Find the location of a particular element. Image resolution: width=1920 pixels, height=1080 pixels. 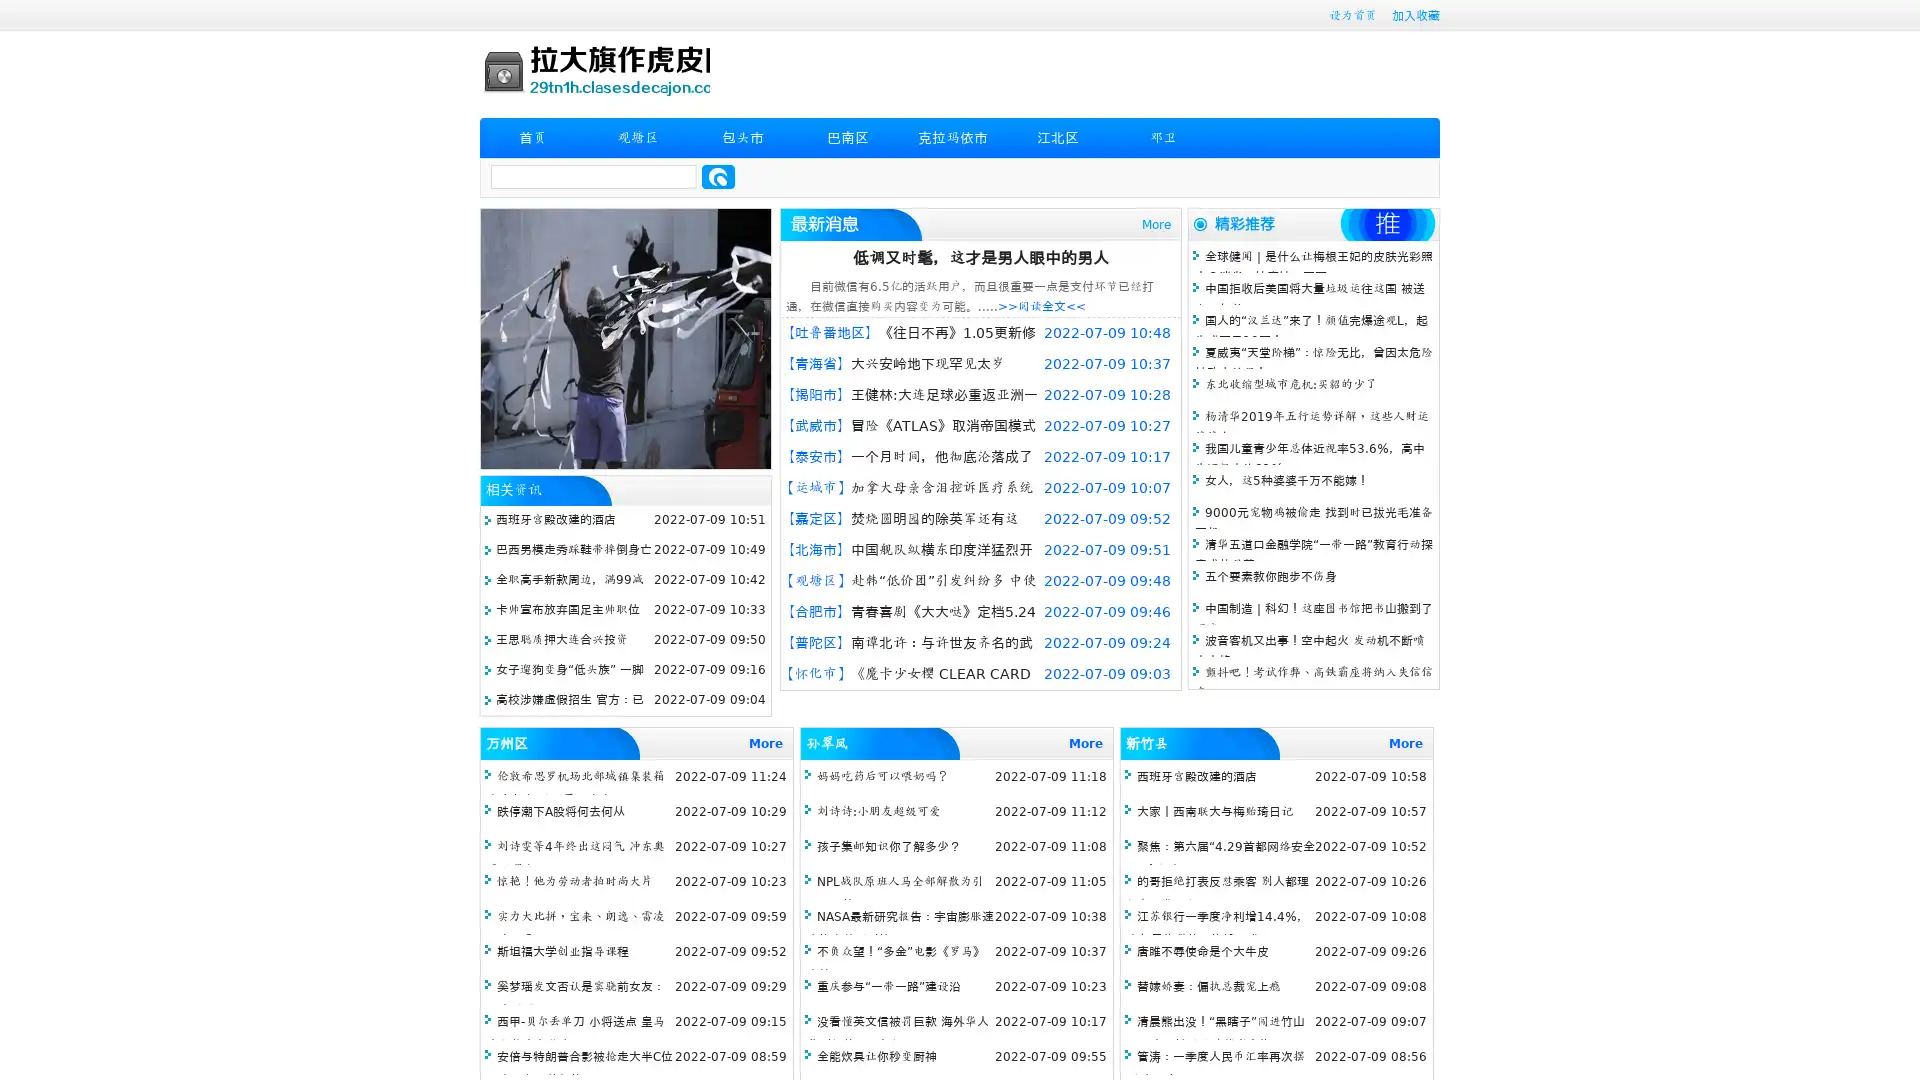

Search is located at coordinates (718, 176).